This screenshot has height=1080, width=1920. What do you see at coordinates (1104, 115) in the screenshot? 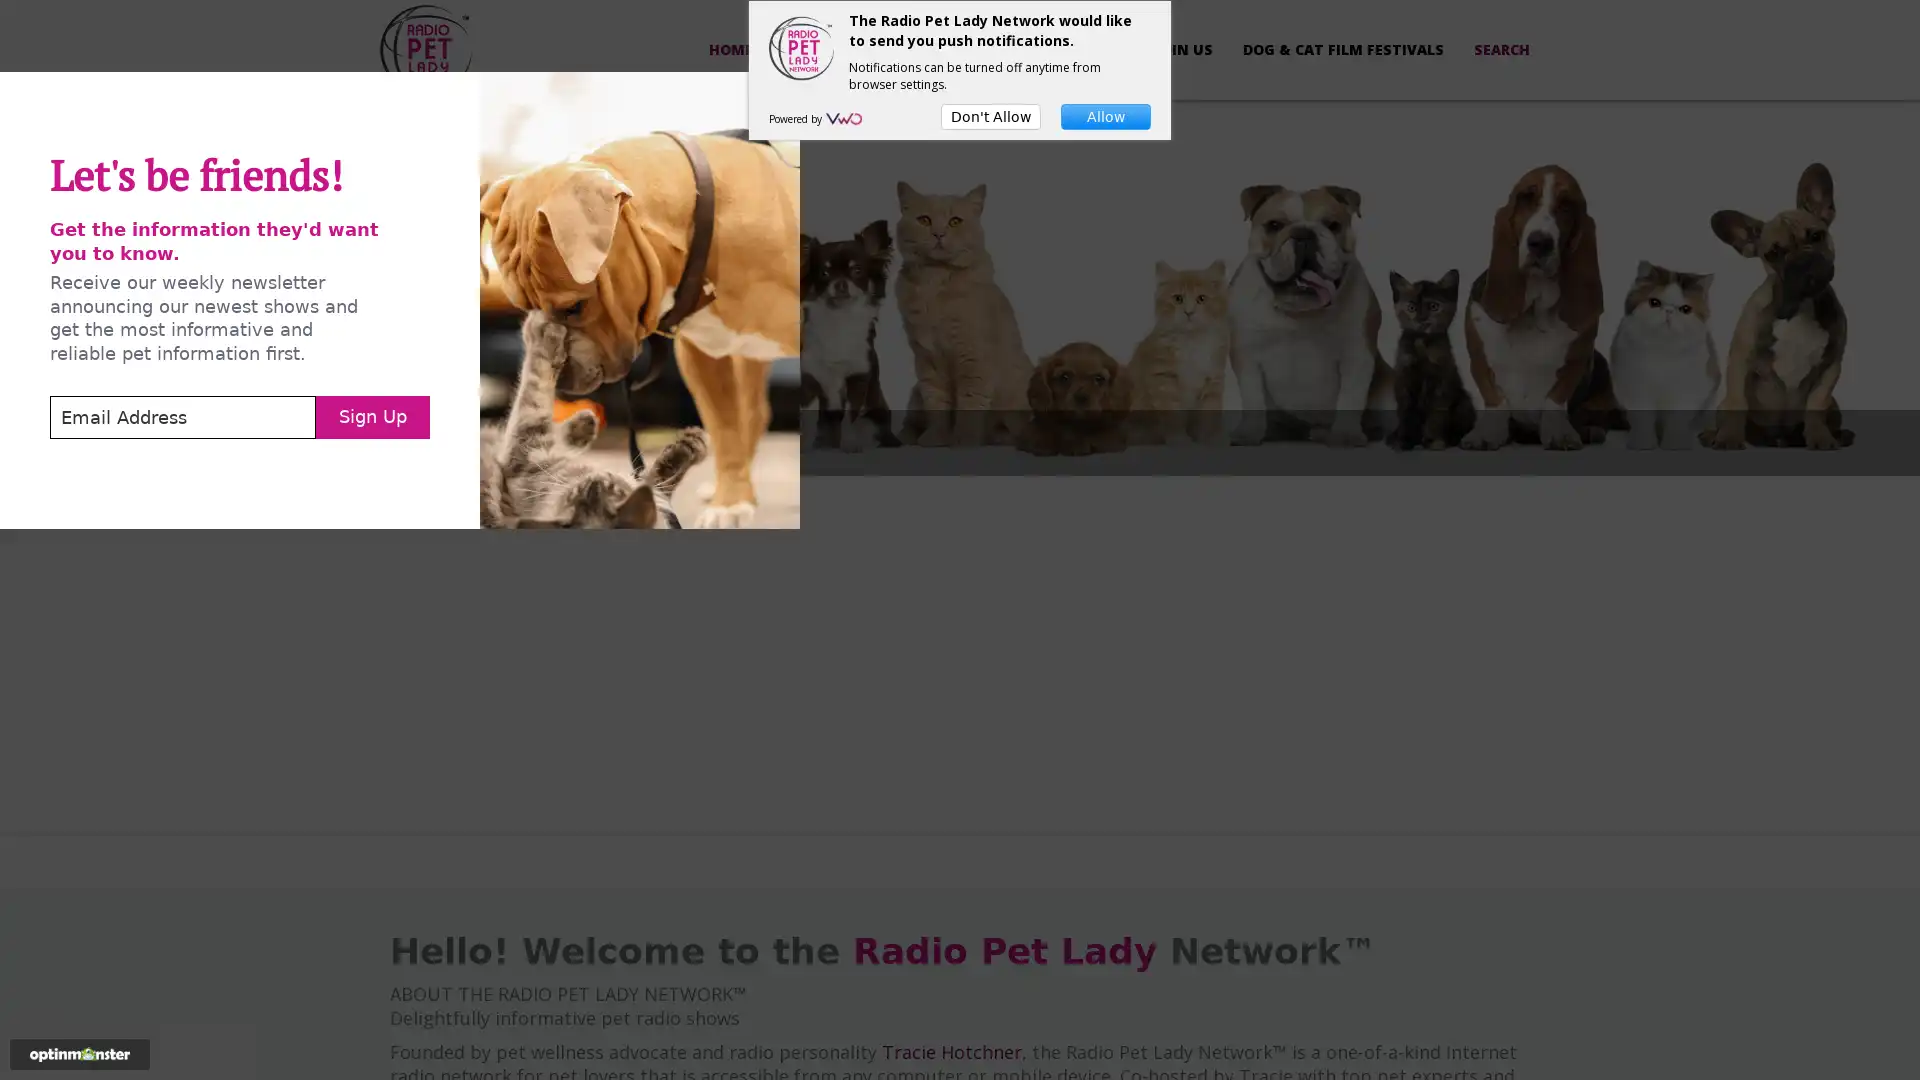
I see `Allow` at bounding box center [1104, 115].